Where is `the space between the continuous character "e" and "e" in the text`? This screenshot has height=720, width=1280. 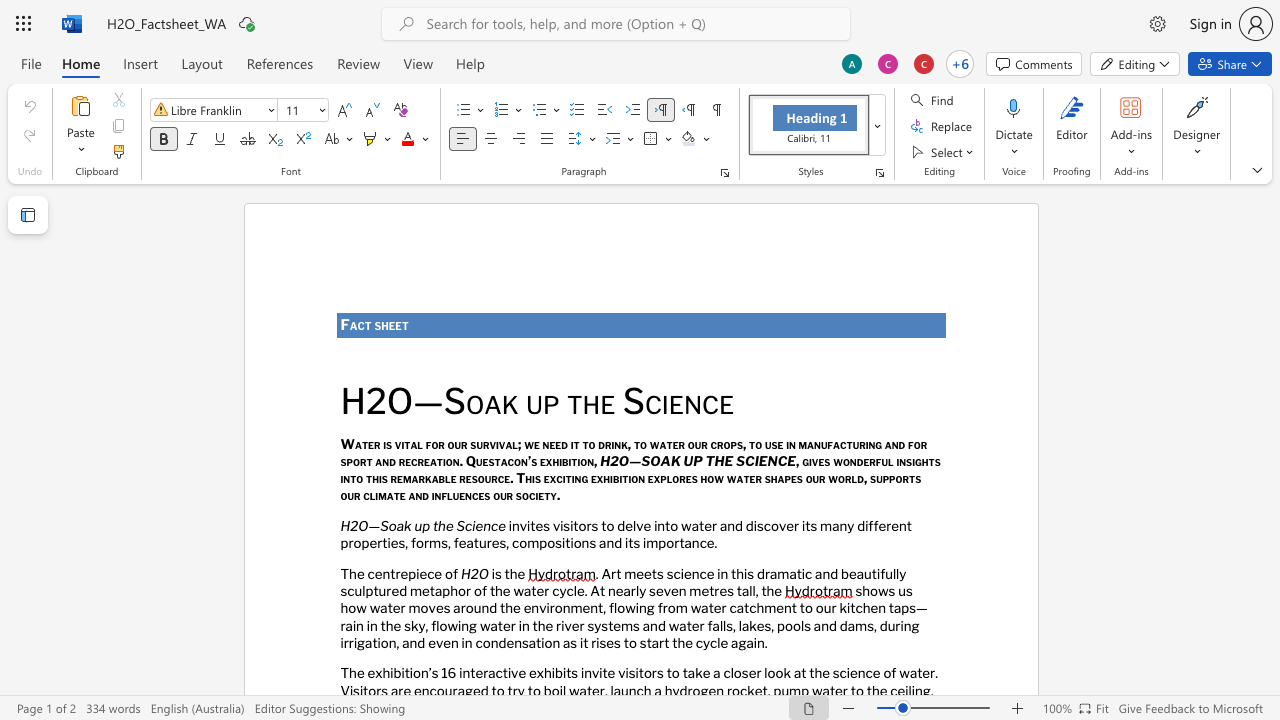 the space between the continuous character "e" and "e" in the text is located at coordinates (395, 324).